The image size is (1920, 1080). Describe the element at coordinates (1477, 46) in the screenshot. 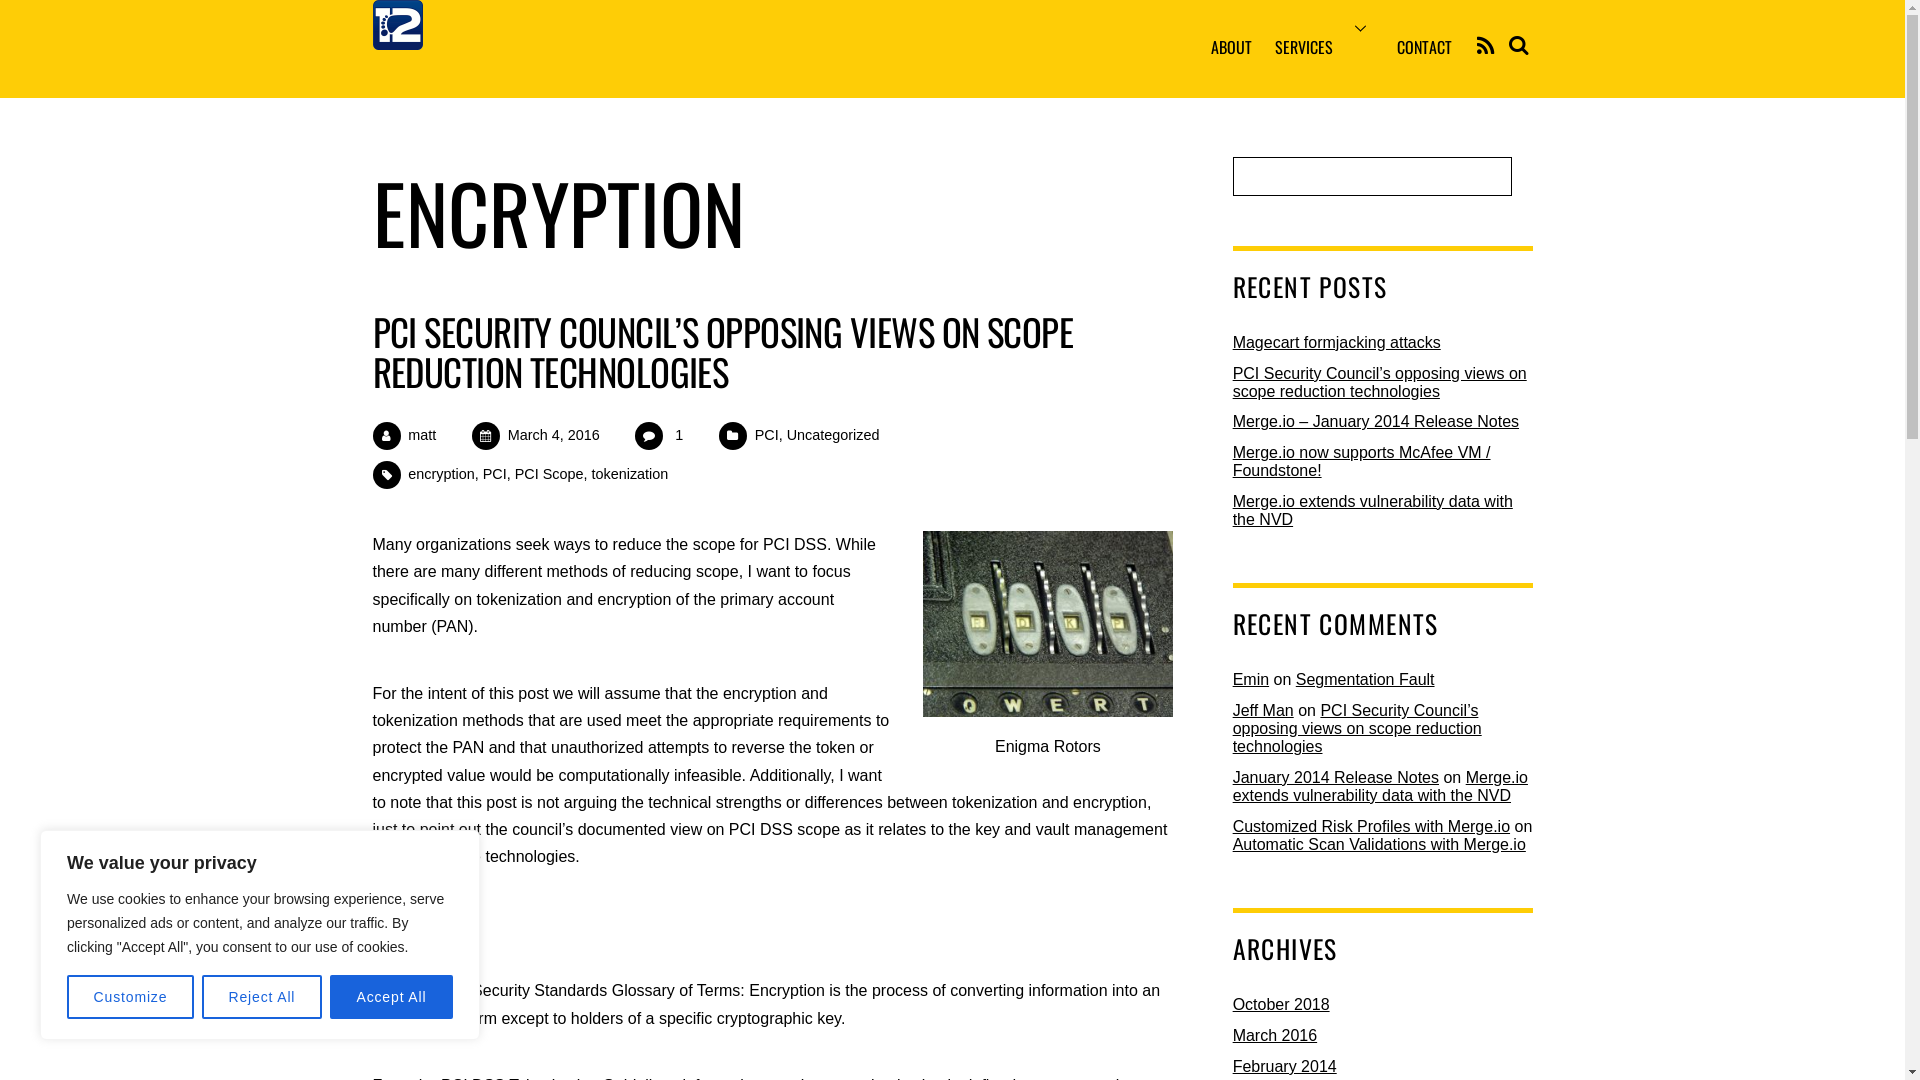

I see `'RSS'` at that location.